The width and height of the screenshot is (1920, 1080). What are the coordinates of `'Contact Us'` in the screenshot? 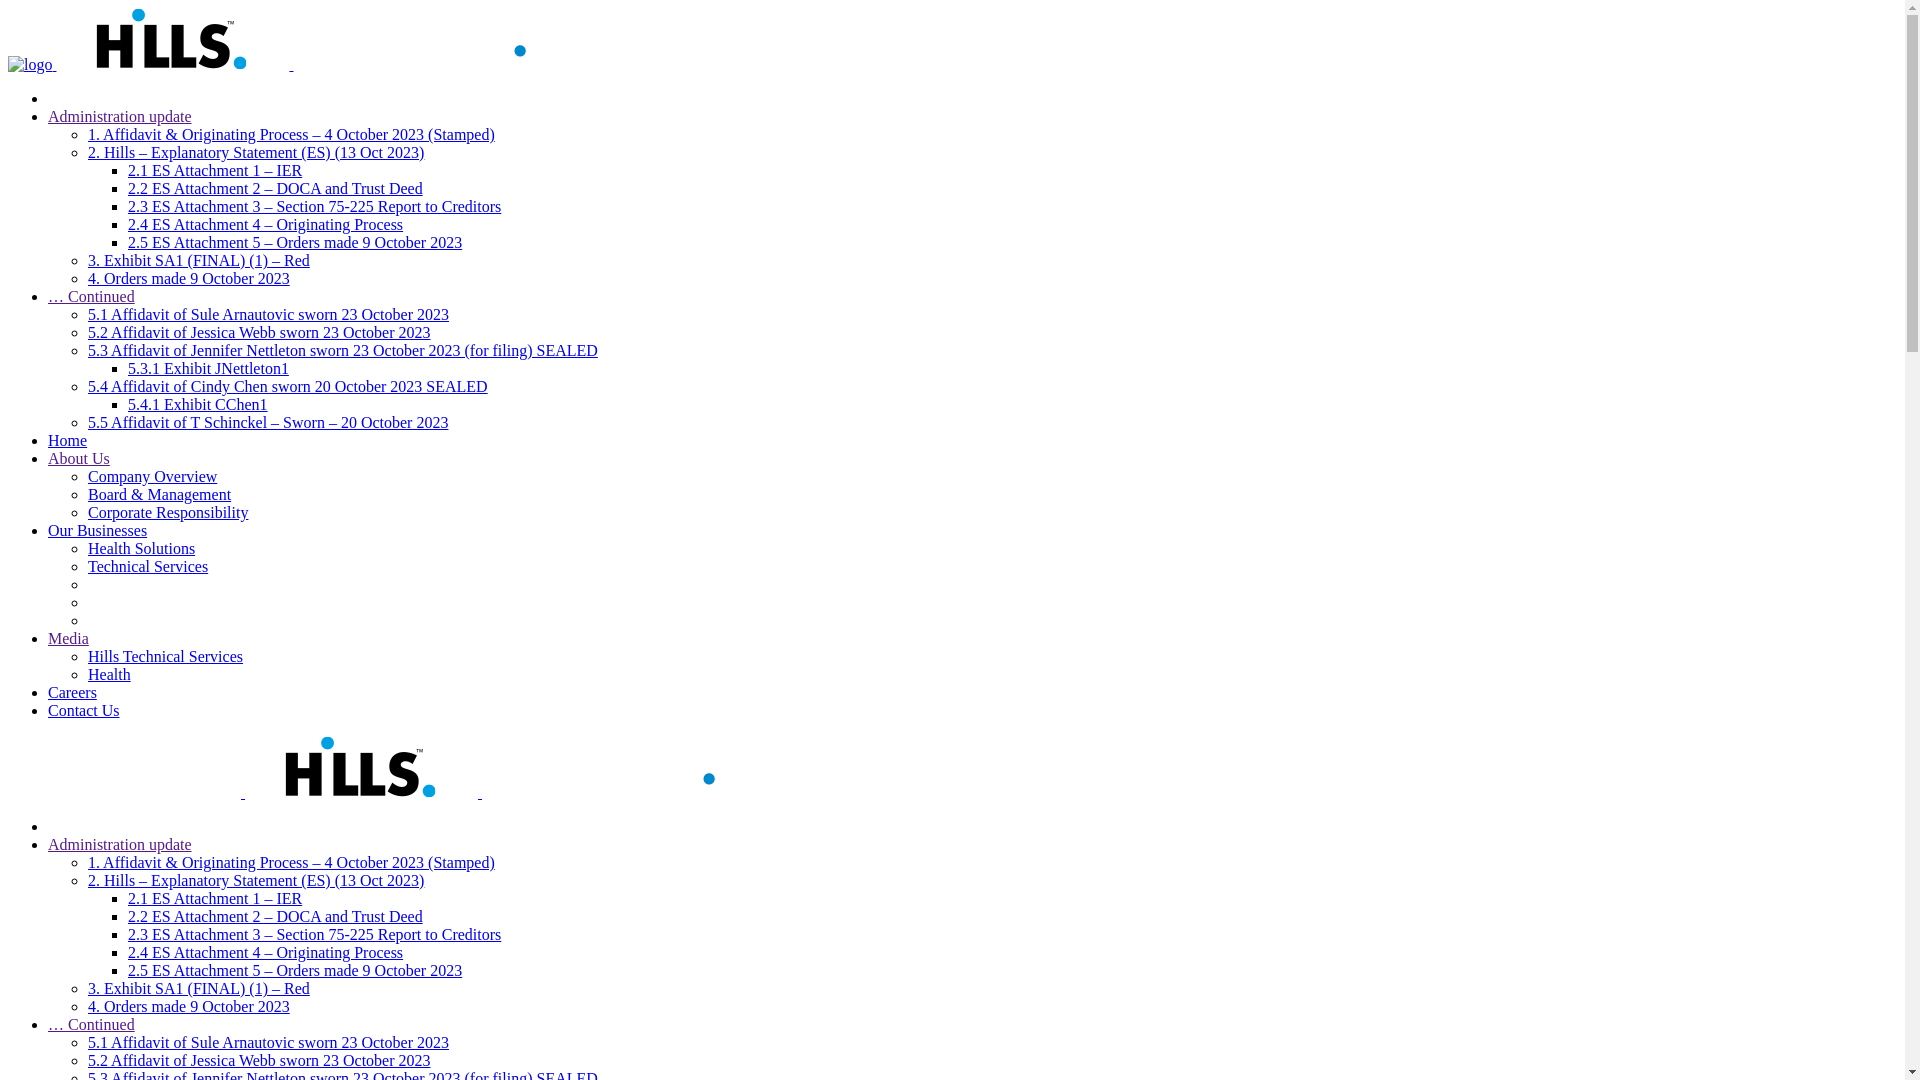 It's located at (82, 709).